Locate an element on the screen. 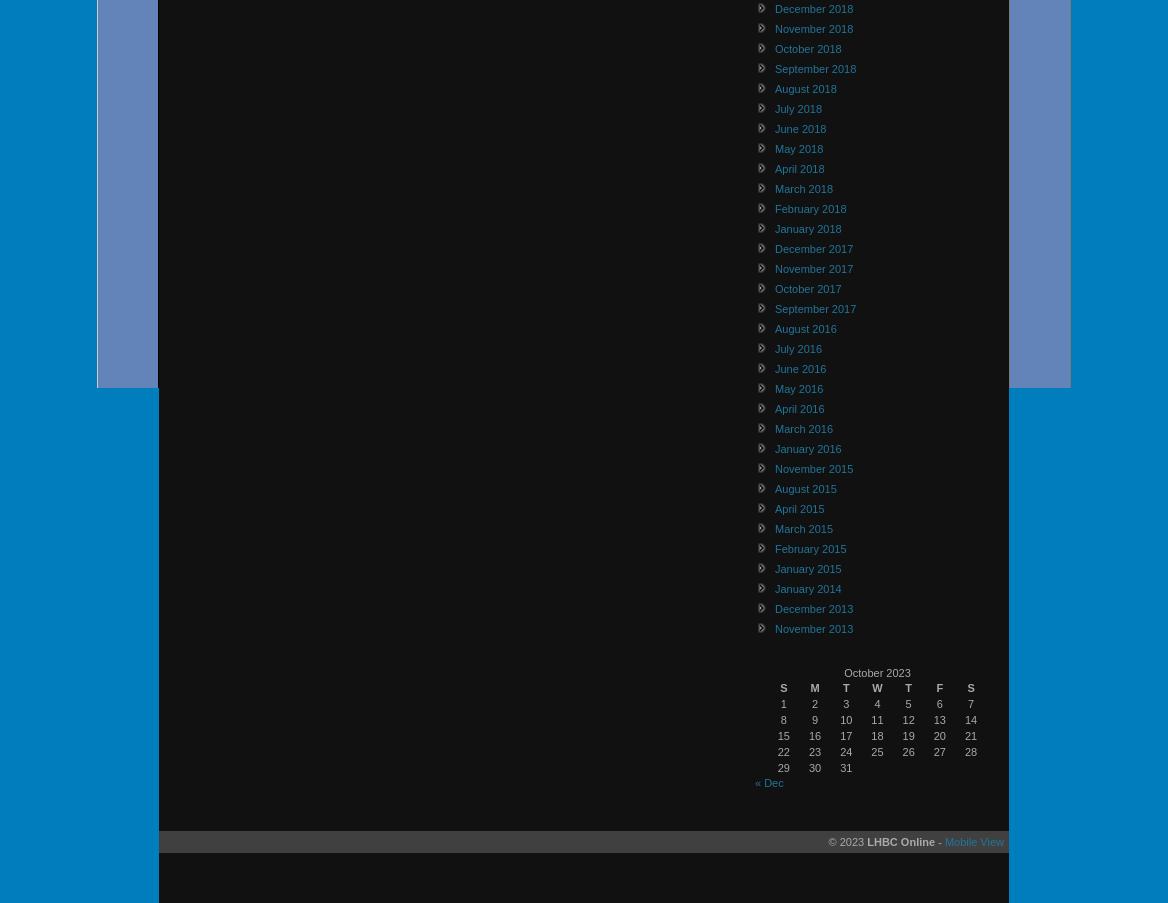  'July 2018' is located at coordinates (798, 107).